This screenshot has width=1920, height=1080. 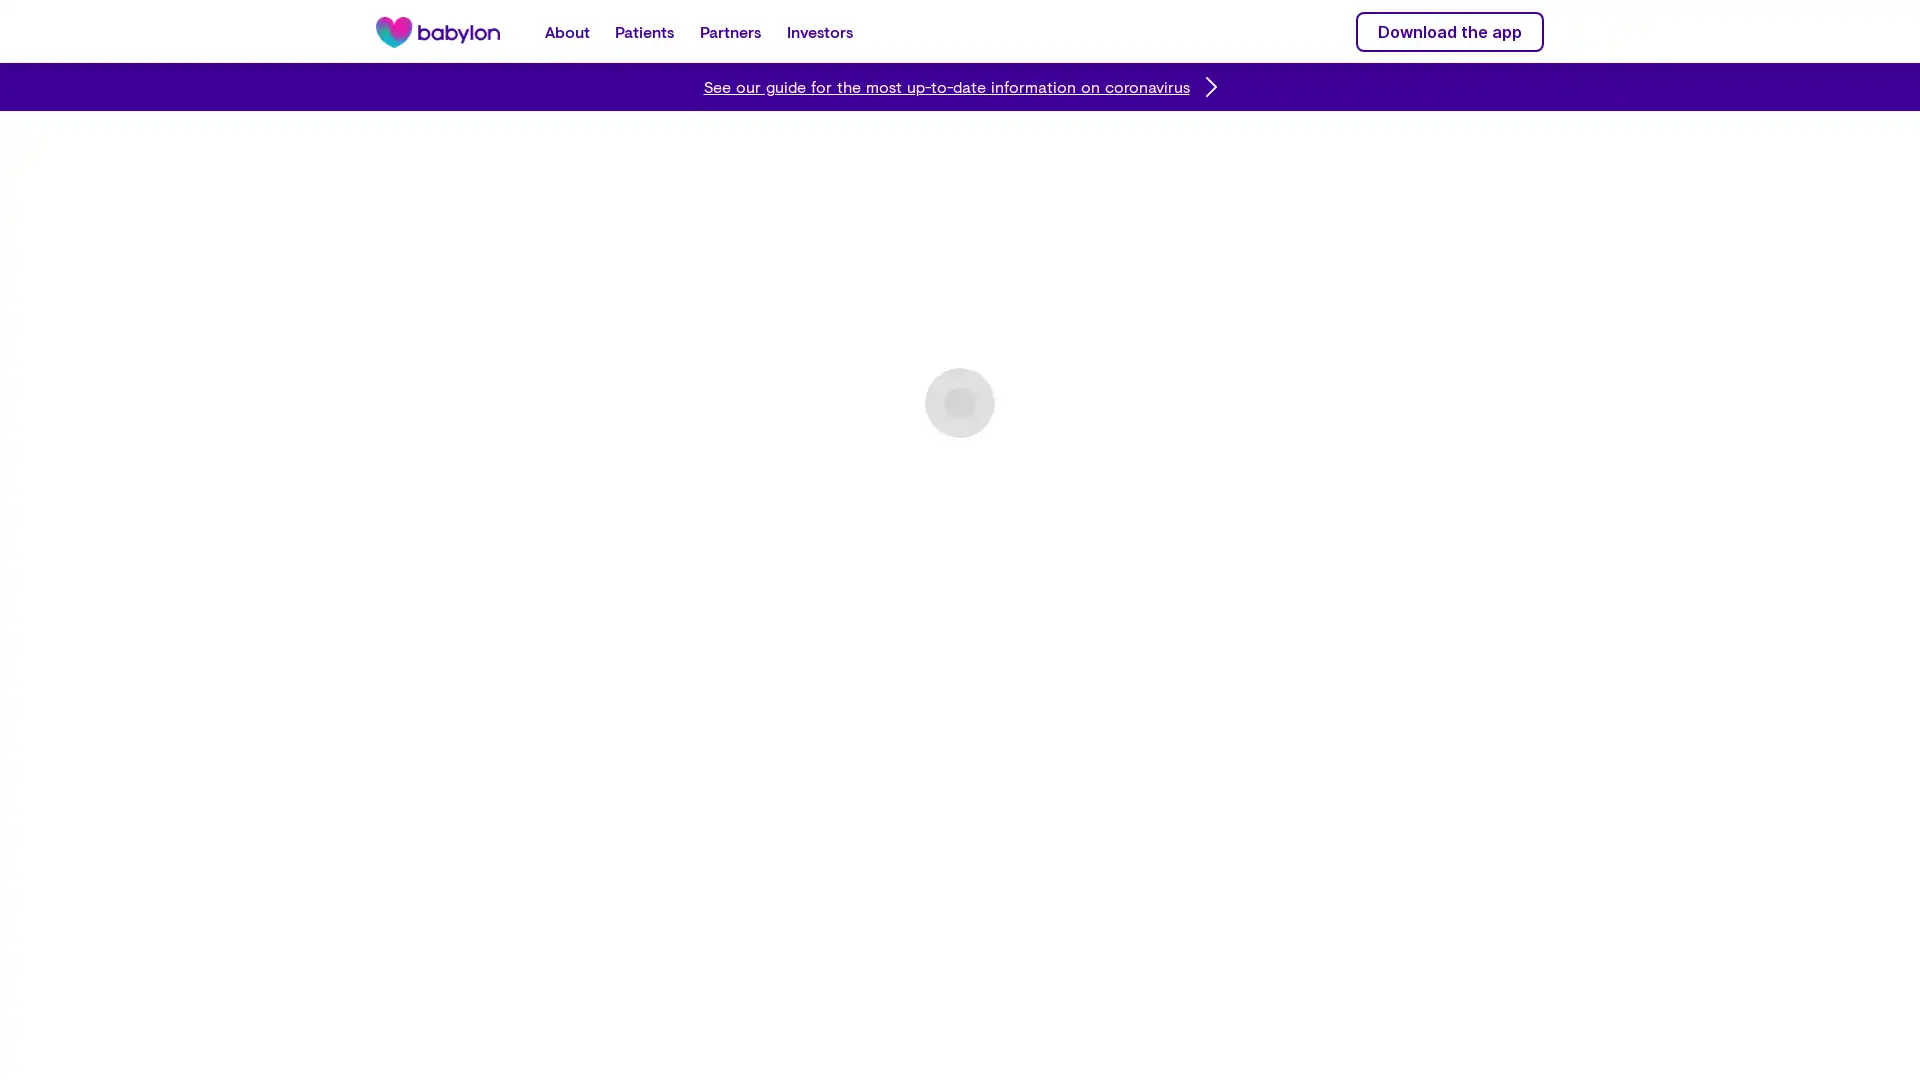 What do you see at coordinates (1886, 1035) in the screenshot?
I see `Close` at bounding box center [1886, 1035].